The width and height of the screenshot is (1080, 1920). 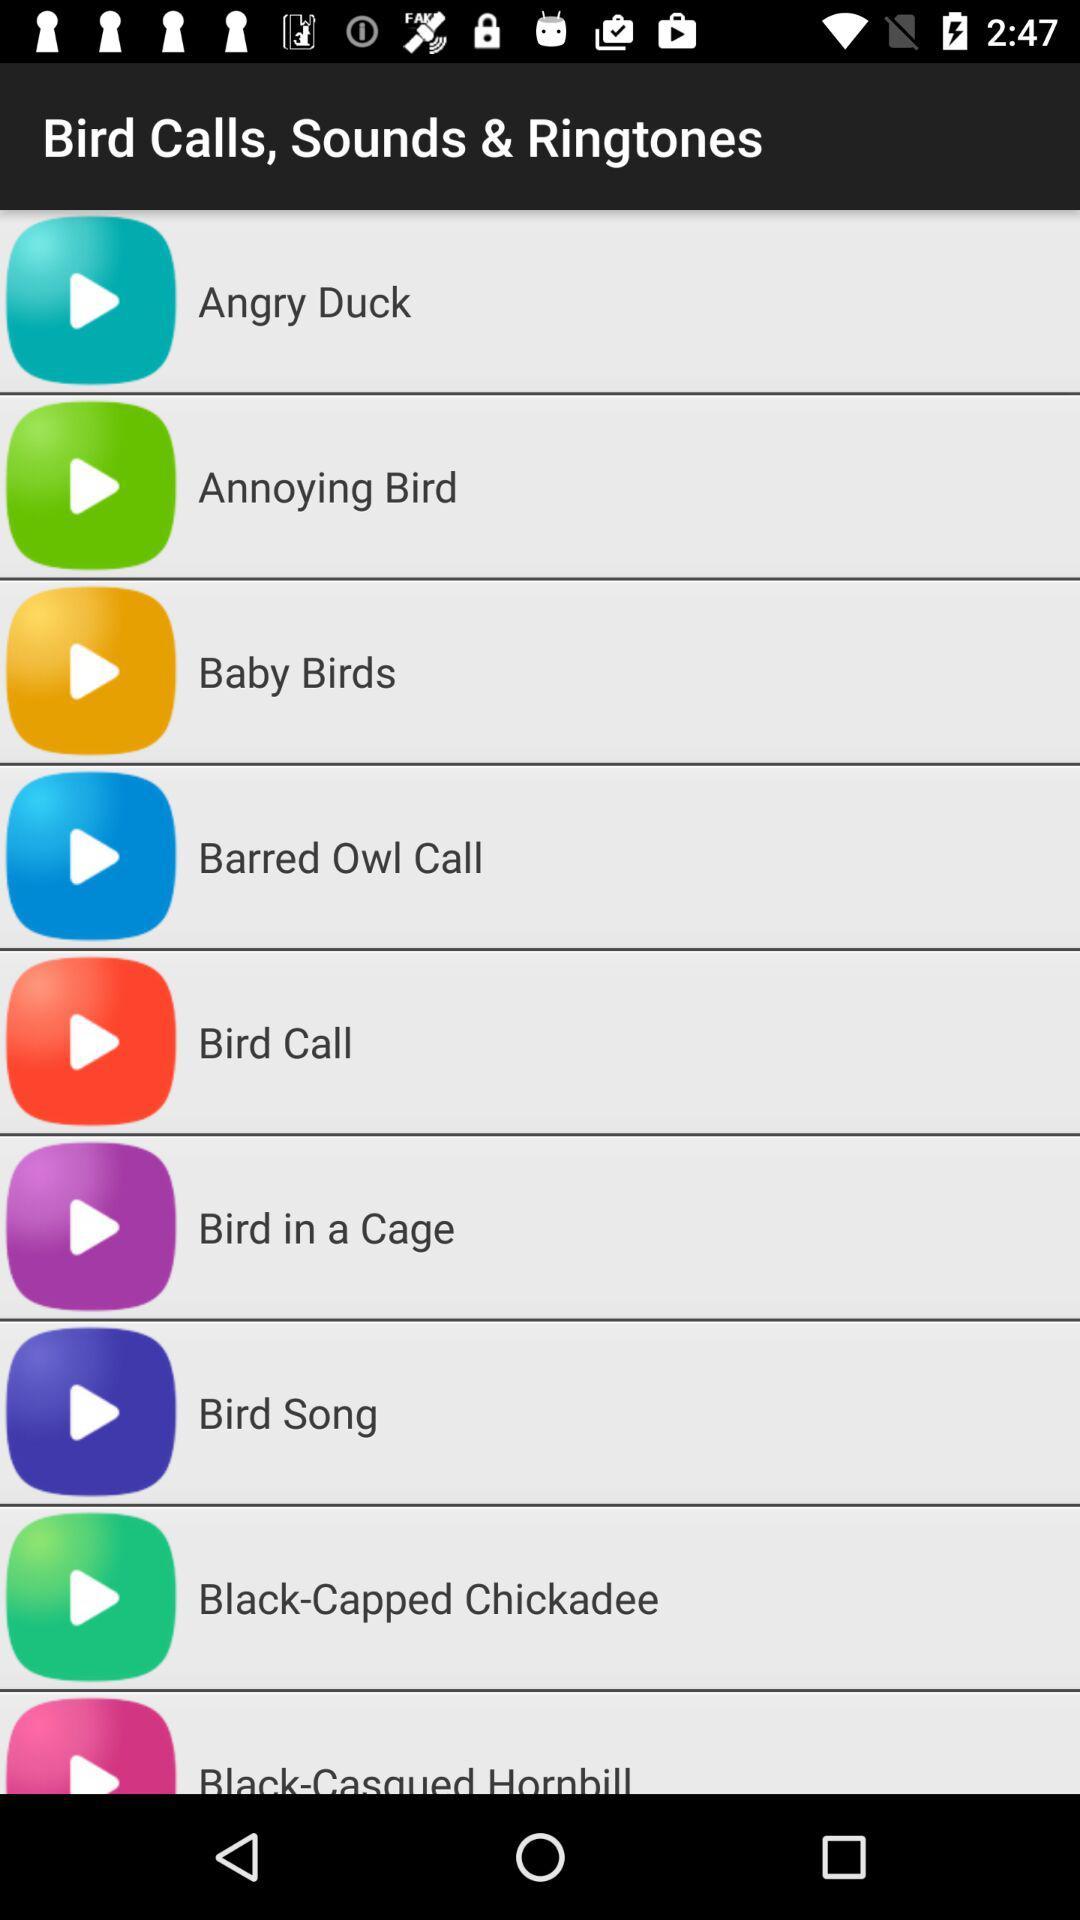 What do you see at coordinates (631, 1226) in the screenshot?
I see `the bird in a` at bounding box center [631, 1226].